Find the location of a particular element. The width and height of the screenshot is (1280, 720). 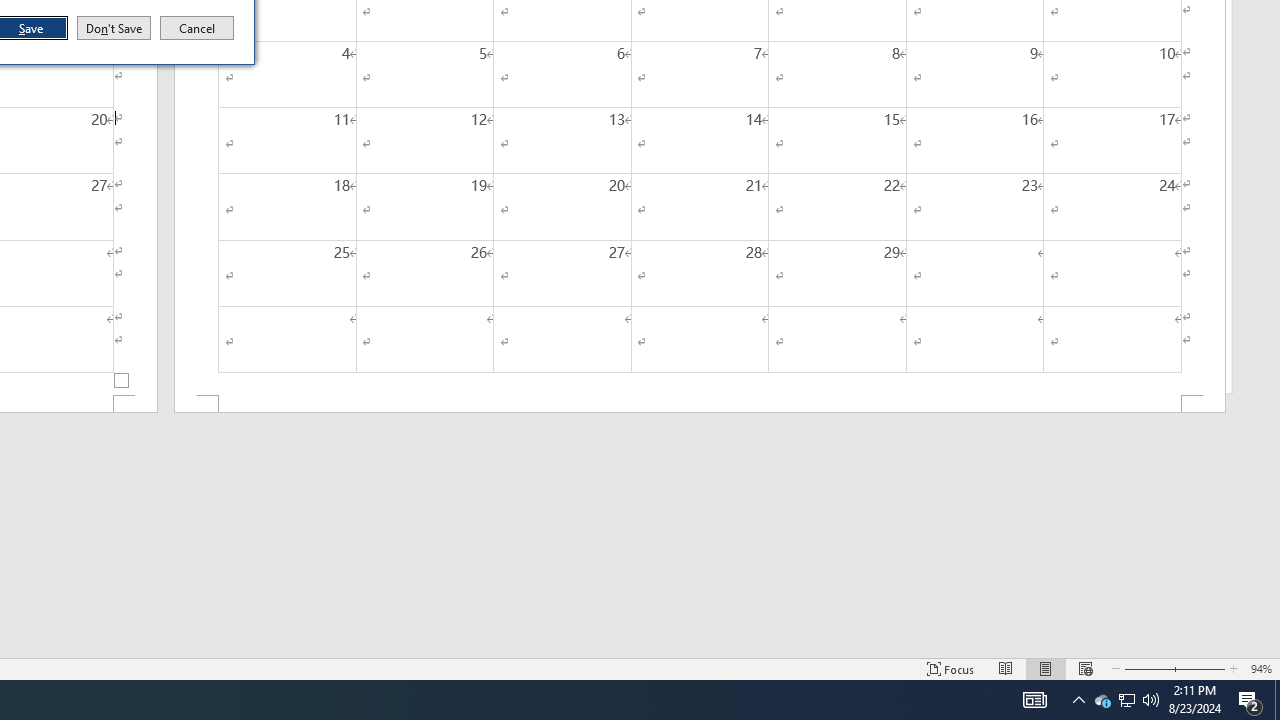

'Notification Chevron' is located at coordinates (1078, 698).